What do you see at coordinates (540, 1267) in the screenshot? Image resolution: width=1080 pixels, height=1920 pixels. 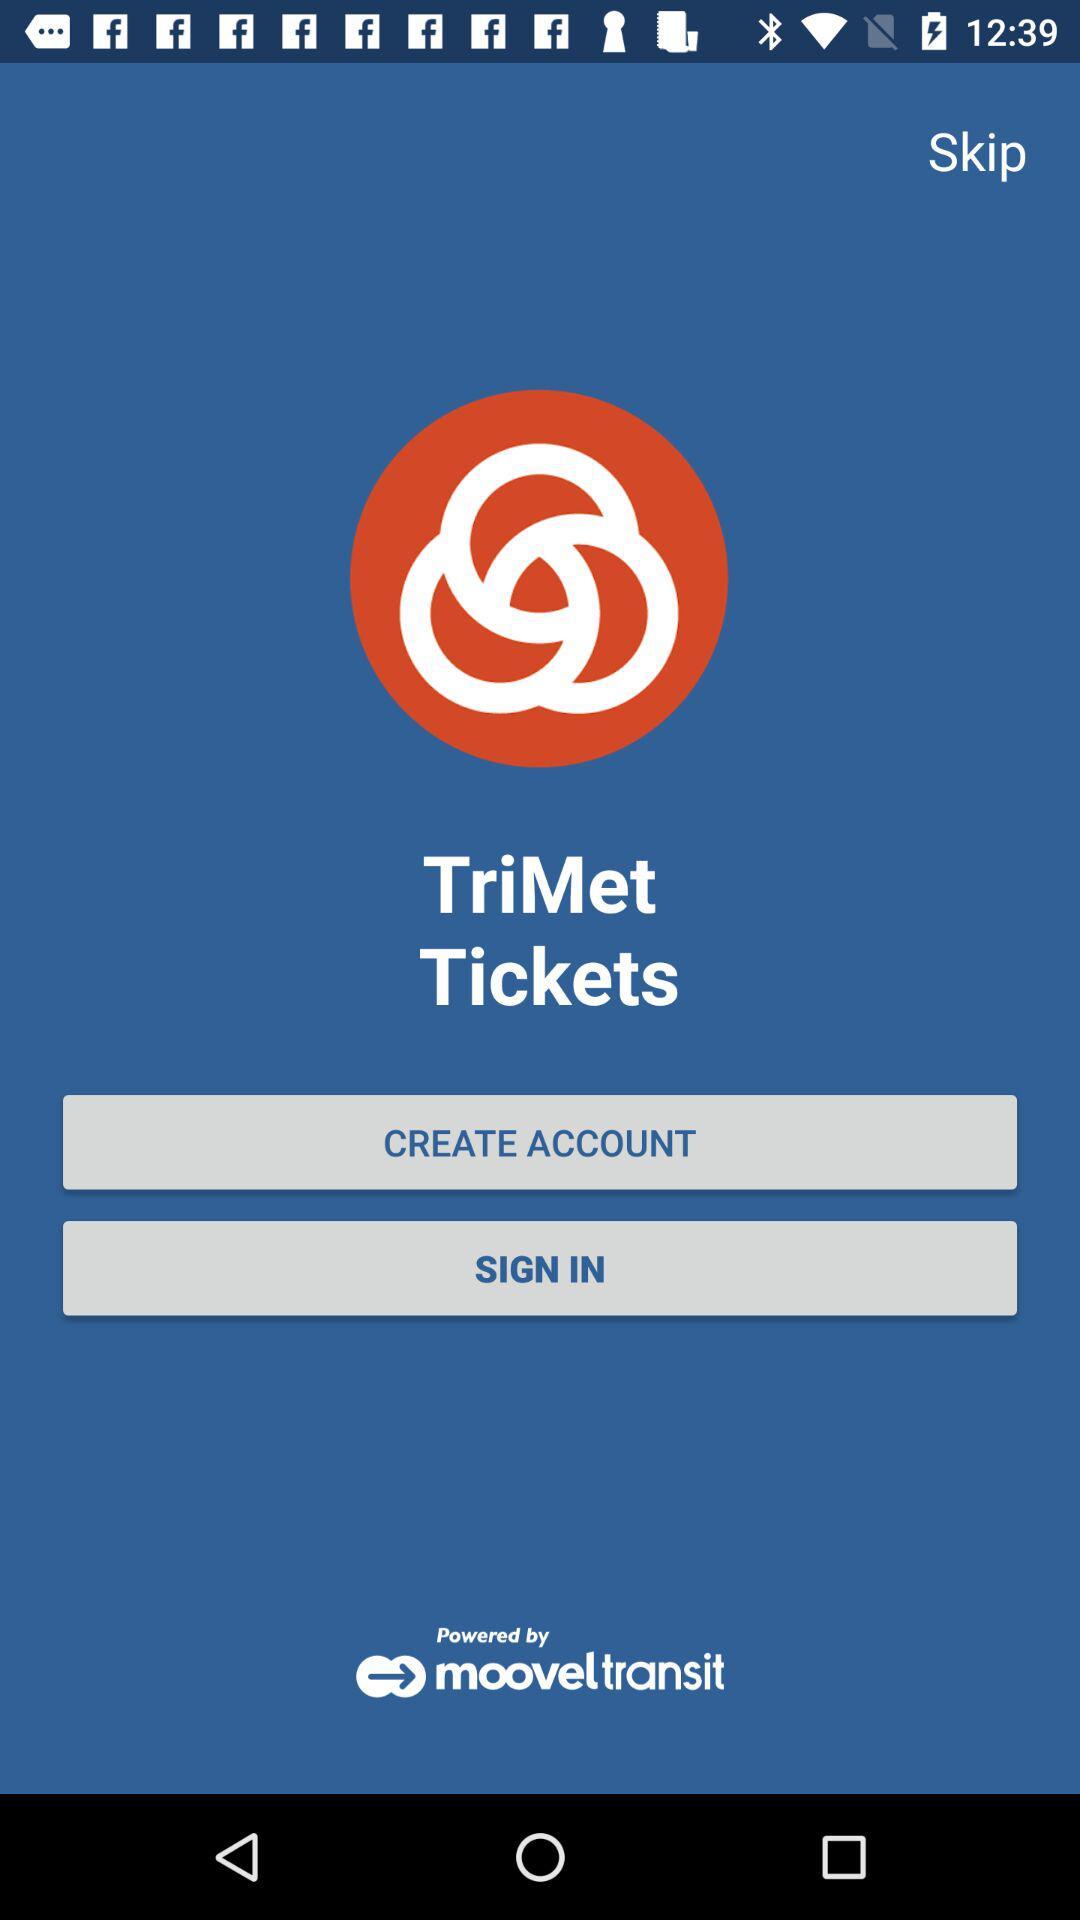 I see `the icon below the create account icon` at bounding box center [540, 1267].